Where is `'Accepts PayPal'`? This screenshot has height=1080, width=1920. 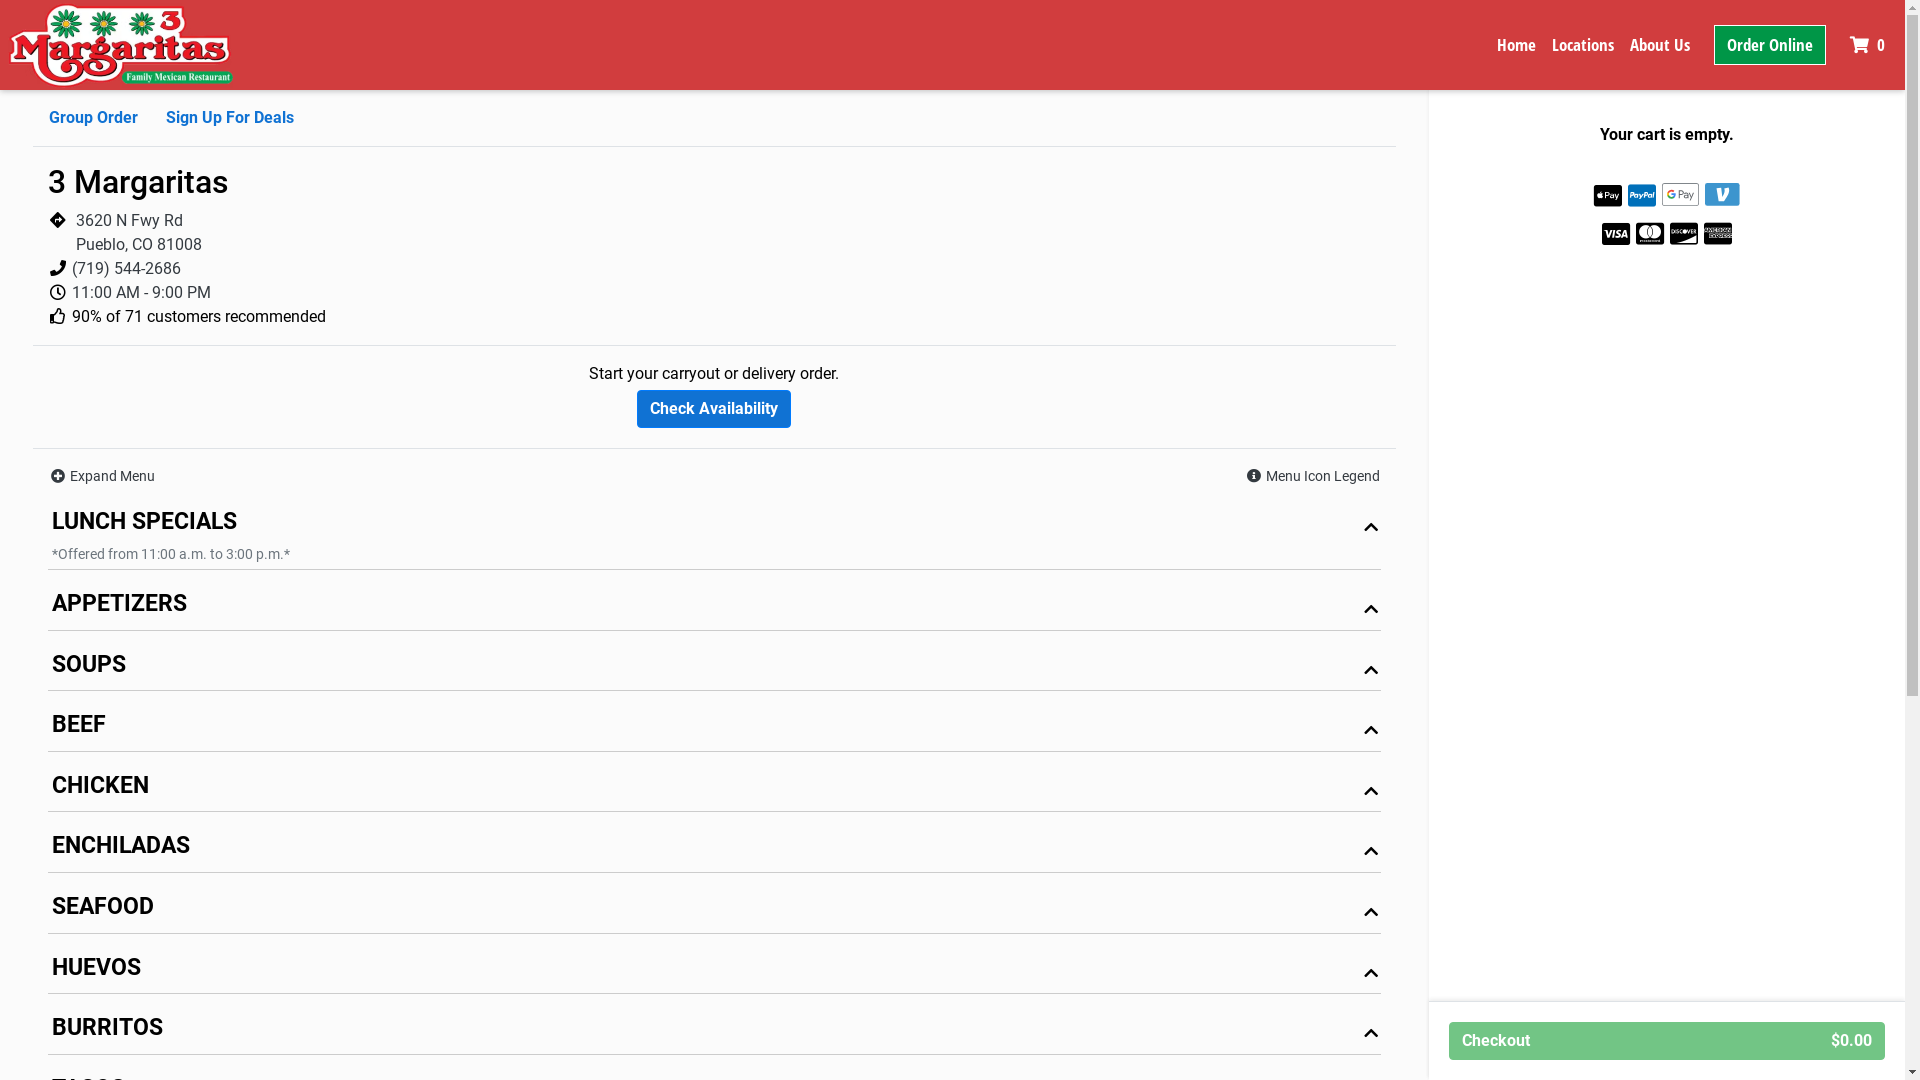 'Accepts PayPal' is located at coordinates (1641, 195).